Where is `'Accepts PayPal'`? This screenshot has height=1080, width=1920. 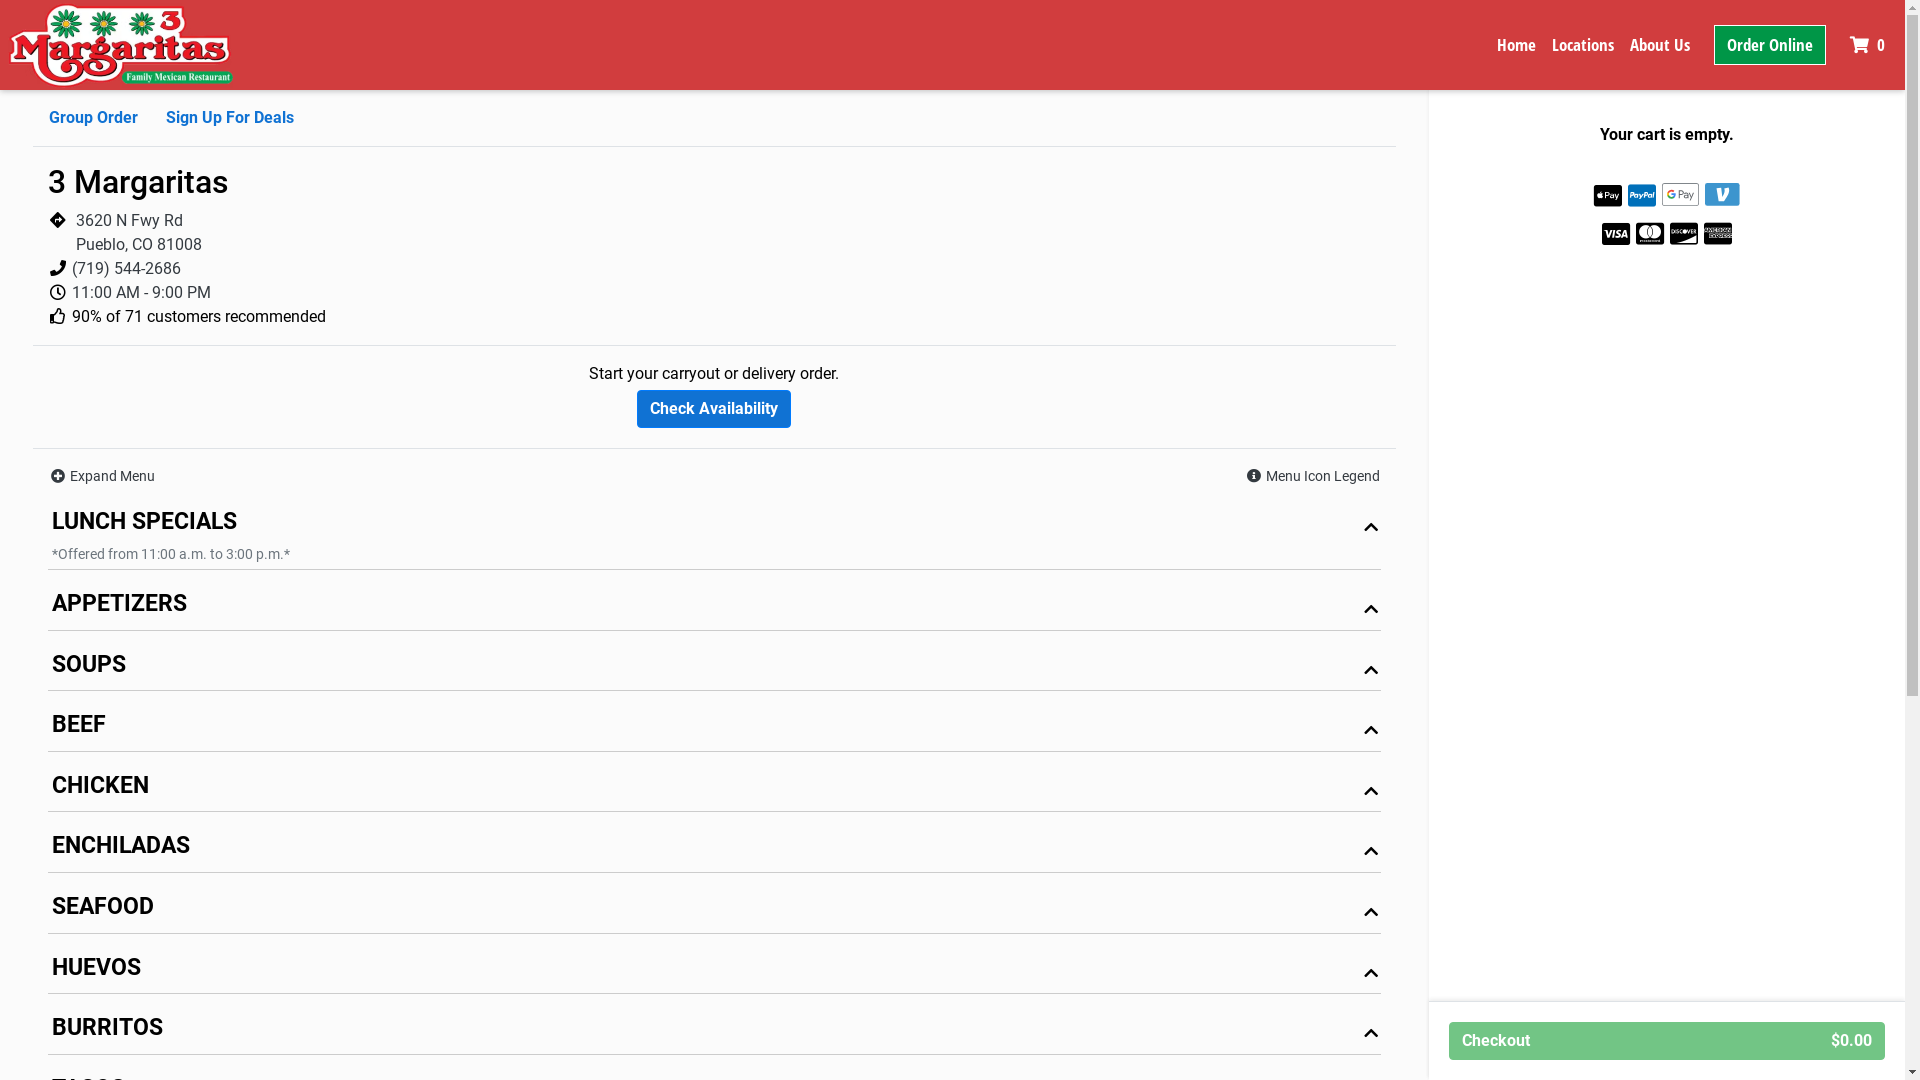 'Accepts PayPal' is located at coordinates (1641, 195).